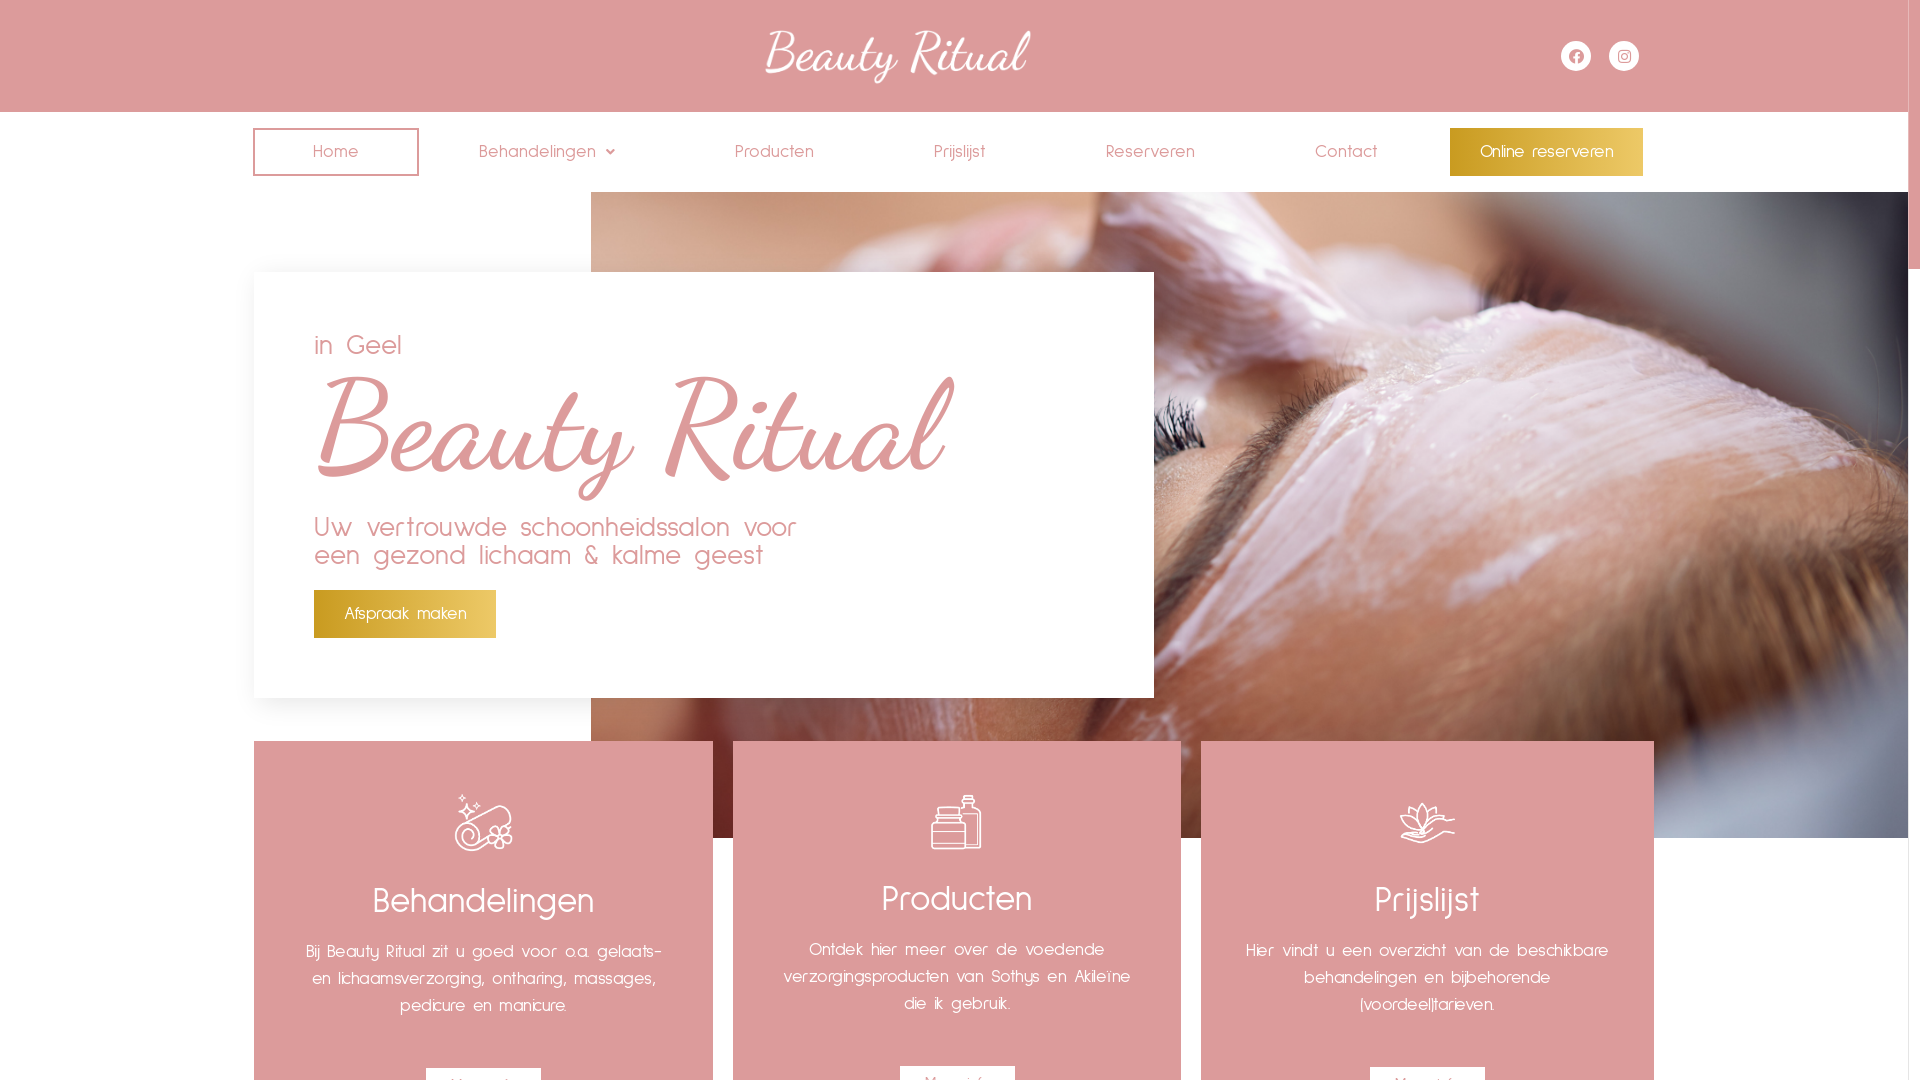 The width and height of the screenshot is (1920, 1080). I want to click on 'Online reserveren', so click(1545, 150).